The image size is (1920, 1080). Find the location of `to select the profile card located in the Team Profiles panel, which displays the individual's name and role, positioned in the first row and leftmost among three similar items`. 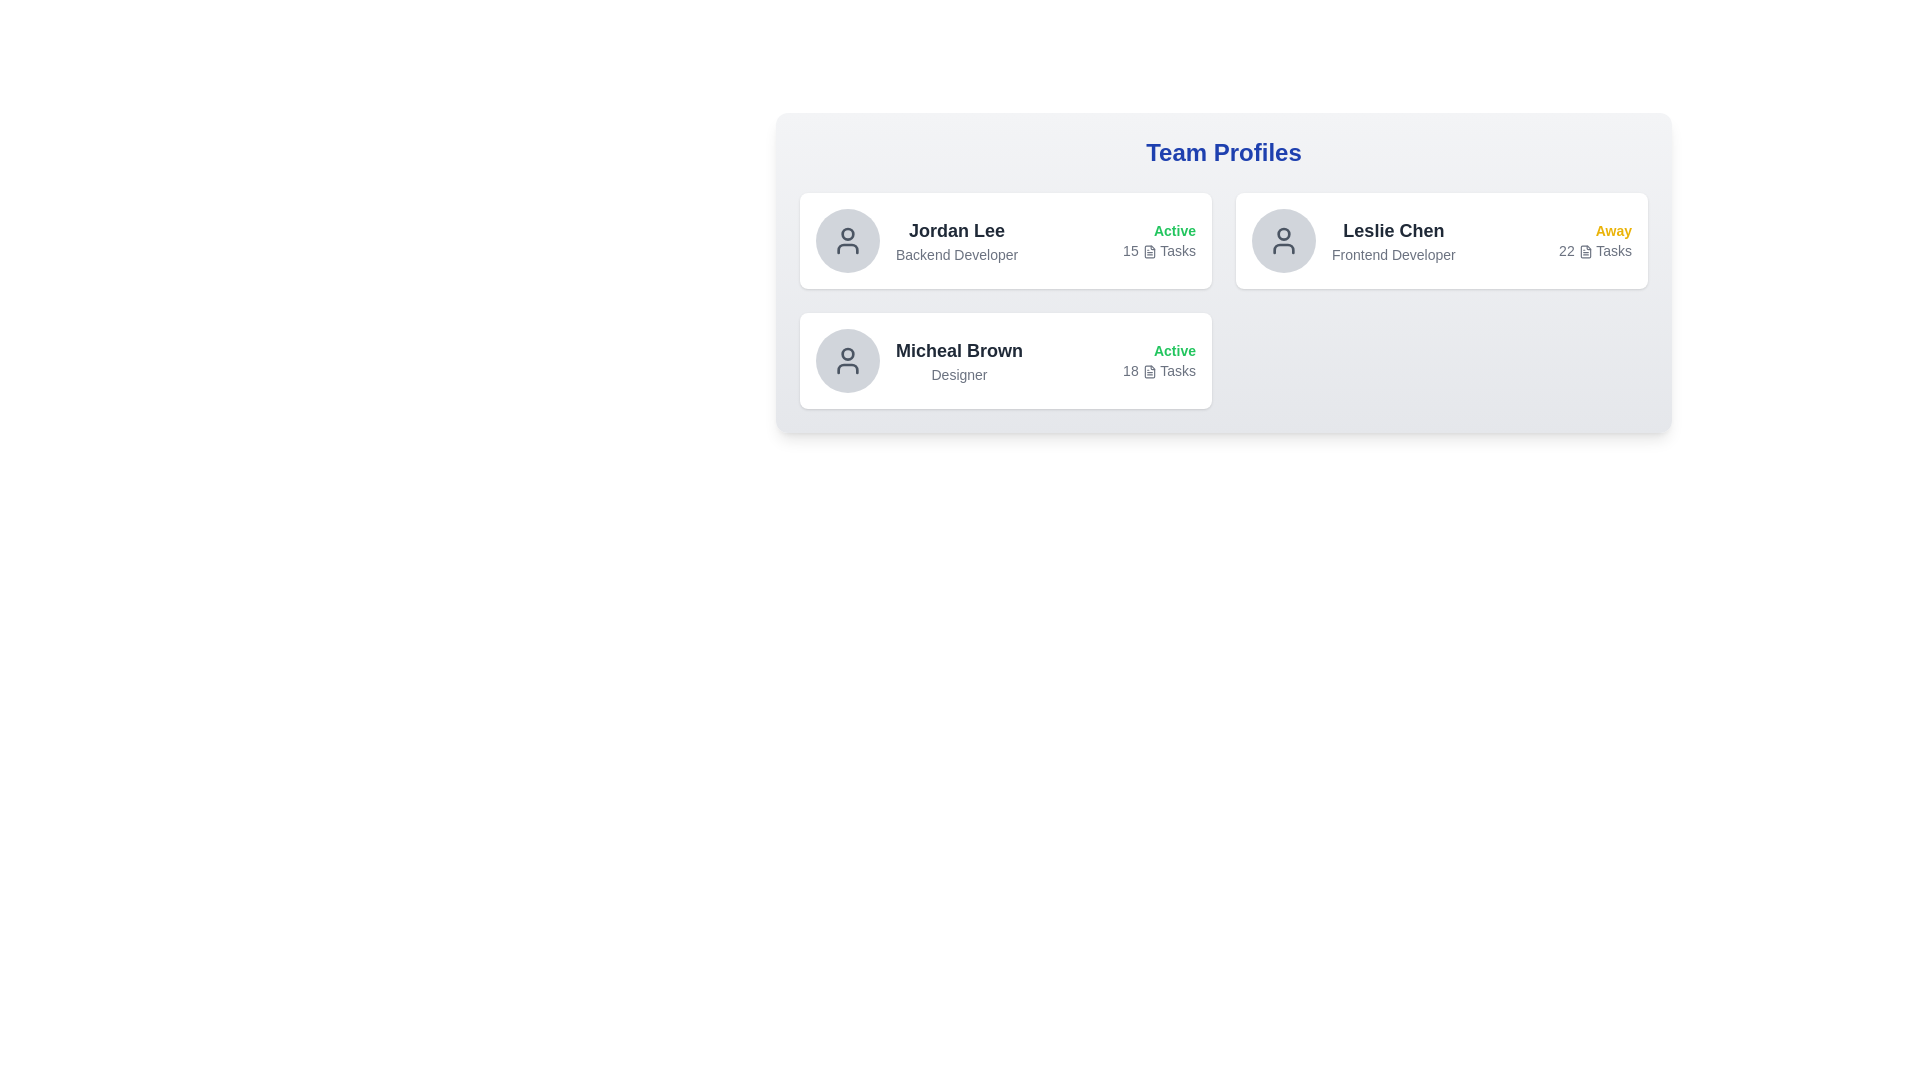

to select the profile card located in the Team Profiles panel, which displays the individual's name and role, positioned in the first row and leftmost among three similar items is located at coordinates (916, 239).